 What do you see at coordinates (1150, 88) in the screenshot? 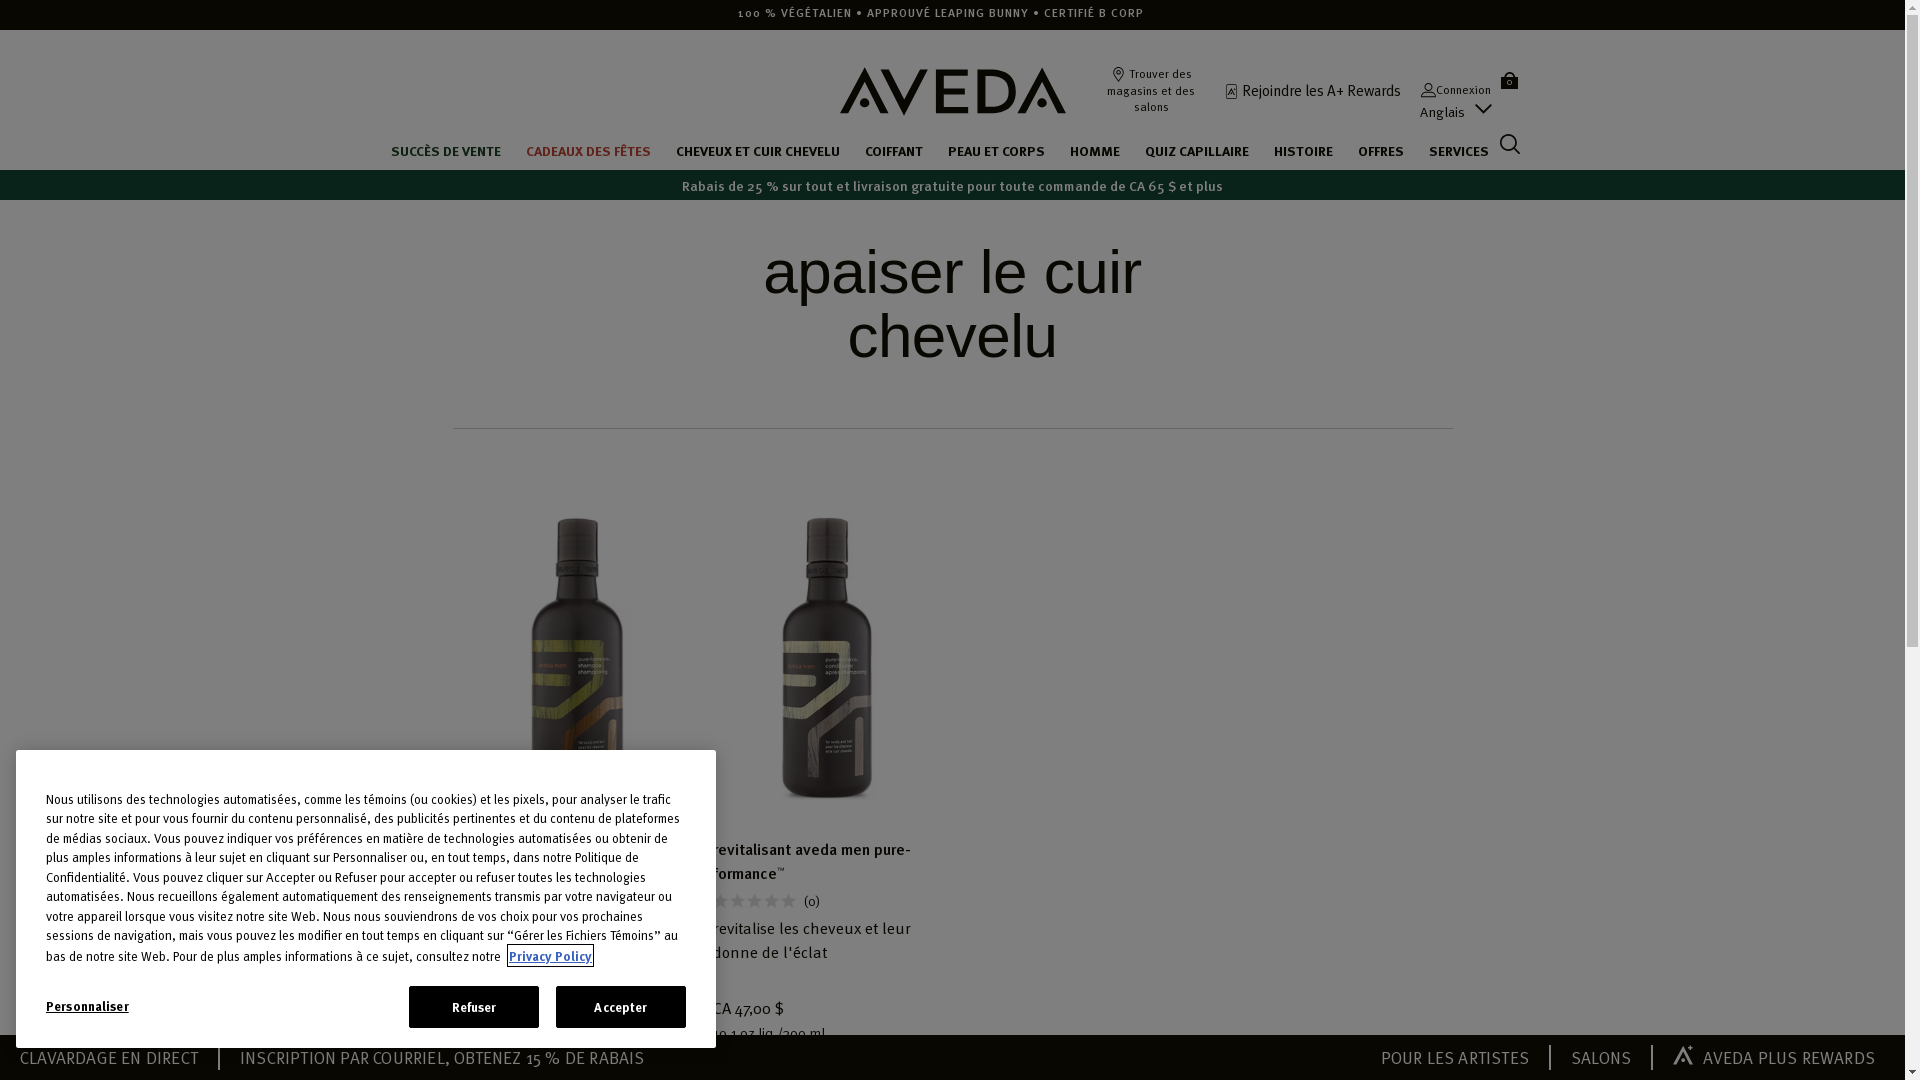
I see `'Trouver des magasins et des salons'` at bounding box center [1150, 88].